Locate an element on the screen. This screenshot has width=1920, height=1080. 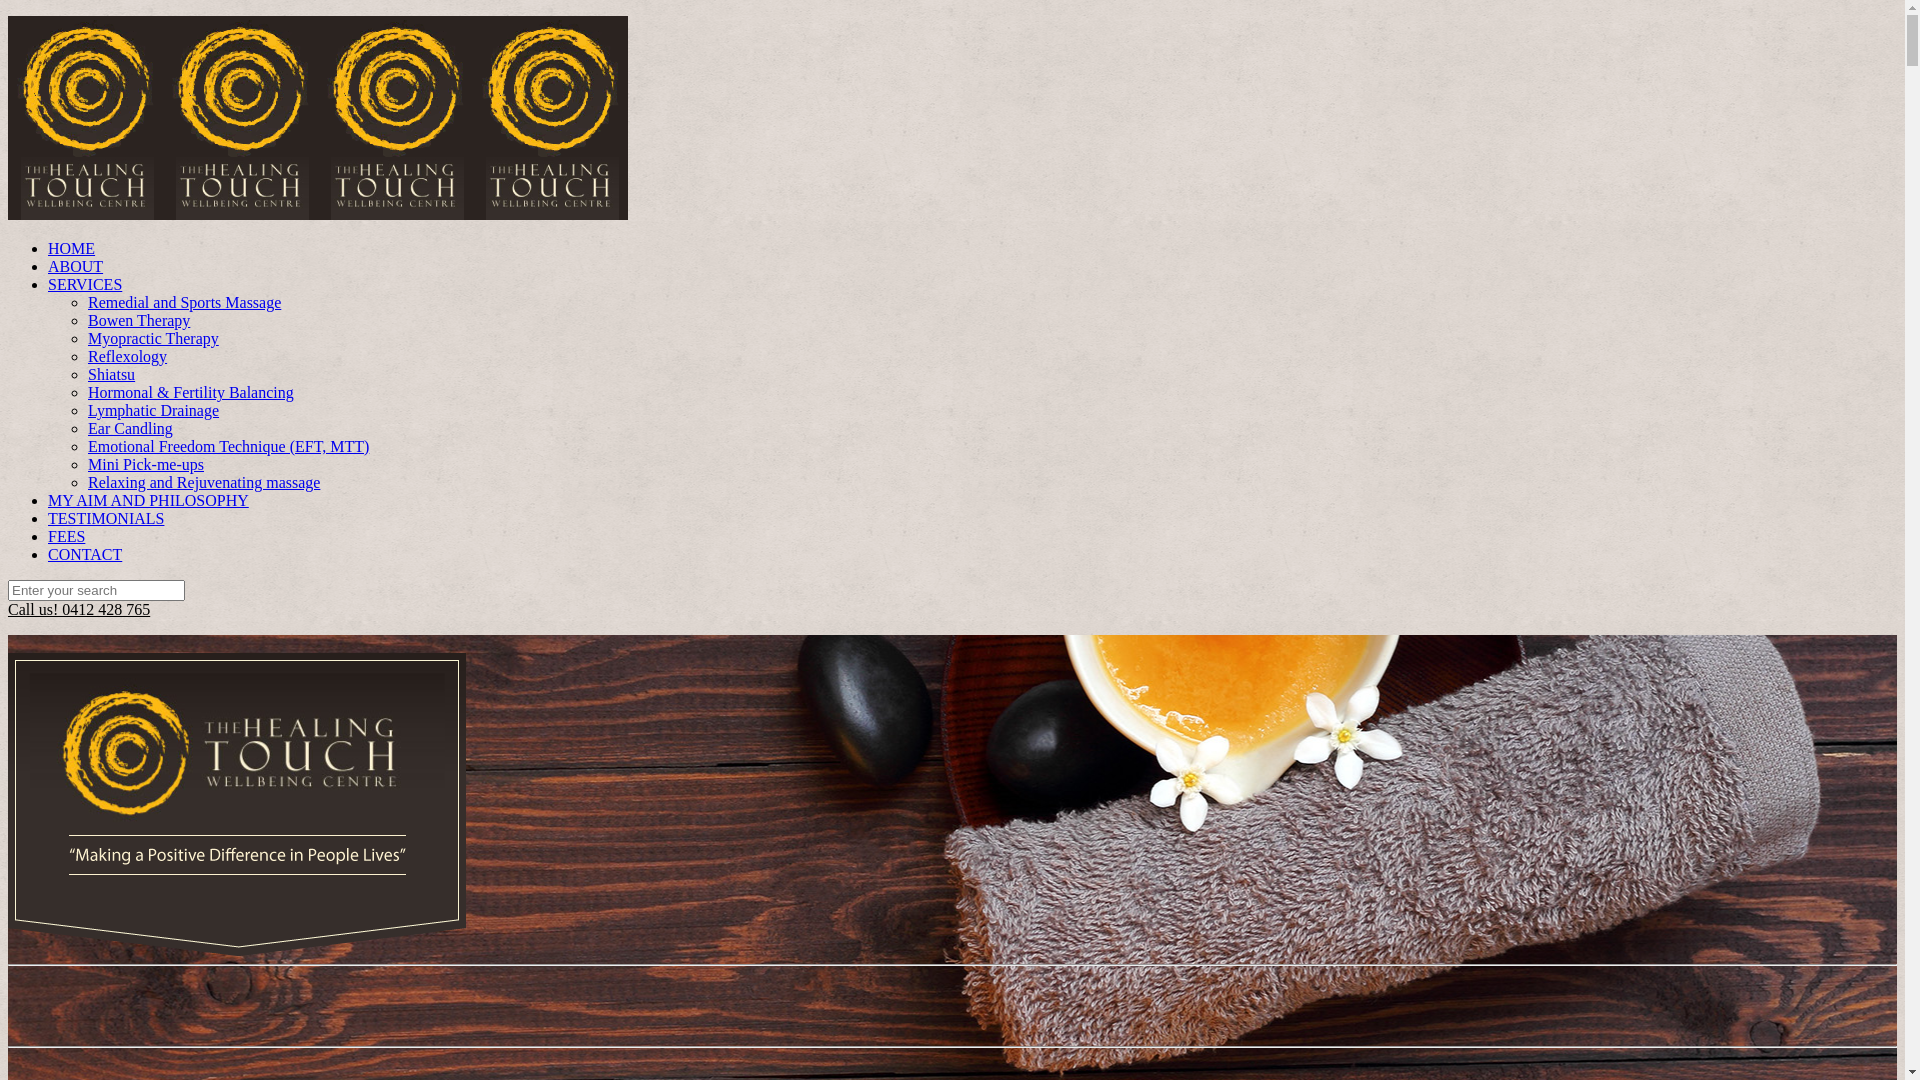
'SERVICES' is located at coordinates (84, 284).